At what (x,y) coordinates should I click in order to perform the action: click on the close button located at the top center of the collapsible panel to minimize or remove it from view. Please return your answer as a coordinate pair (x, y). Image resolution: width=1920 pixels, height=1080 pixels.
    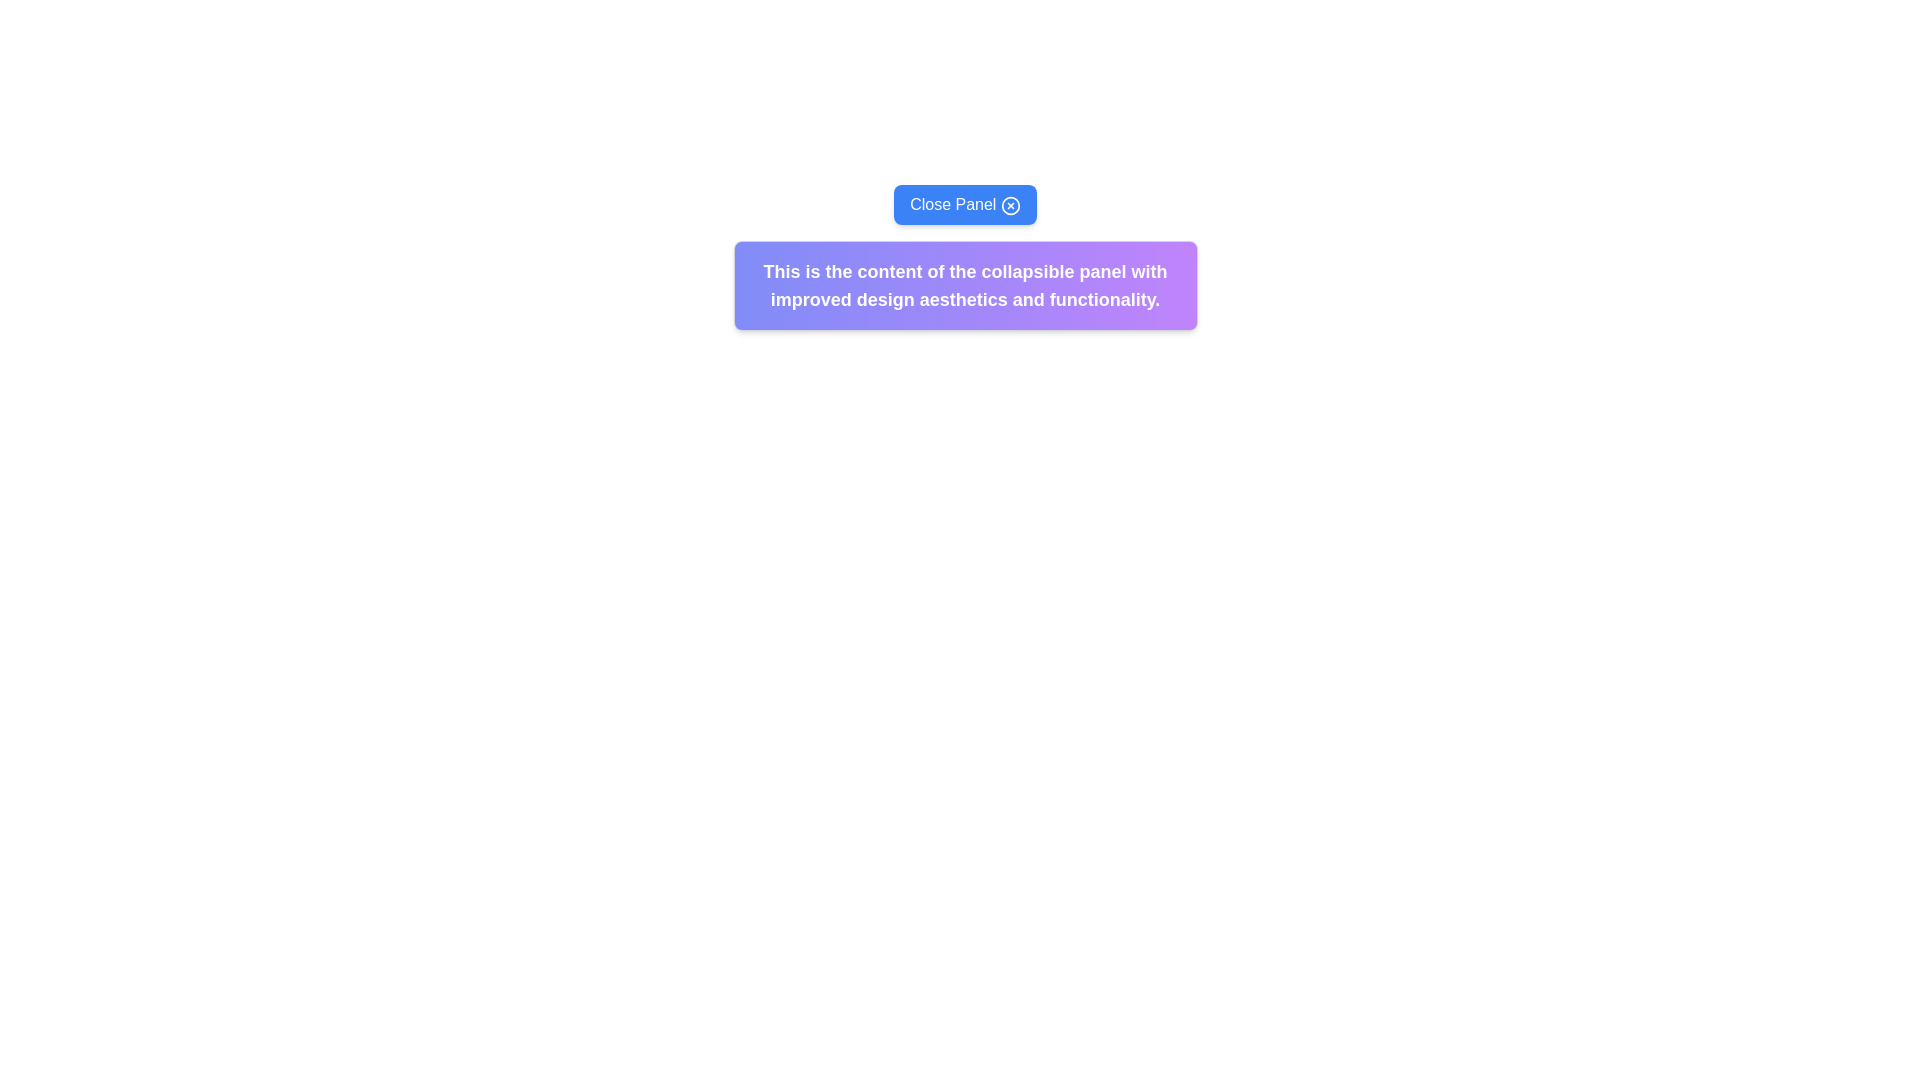
    Looking at the image, I should click on (965, 204).